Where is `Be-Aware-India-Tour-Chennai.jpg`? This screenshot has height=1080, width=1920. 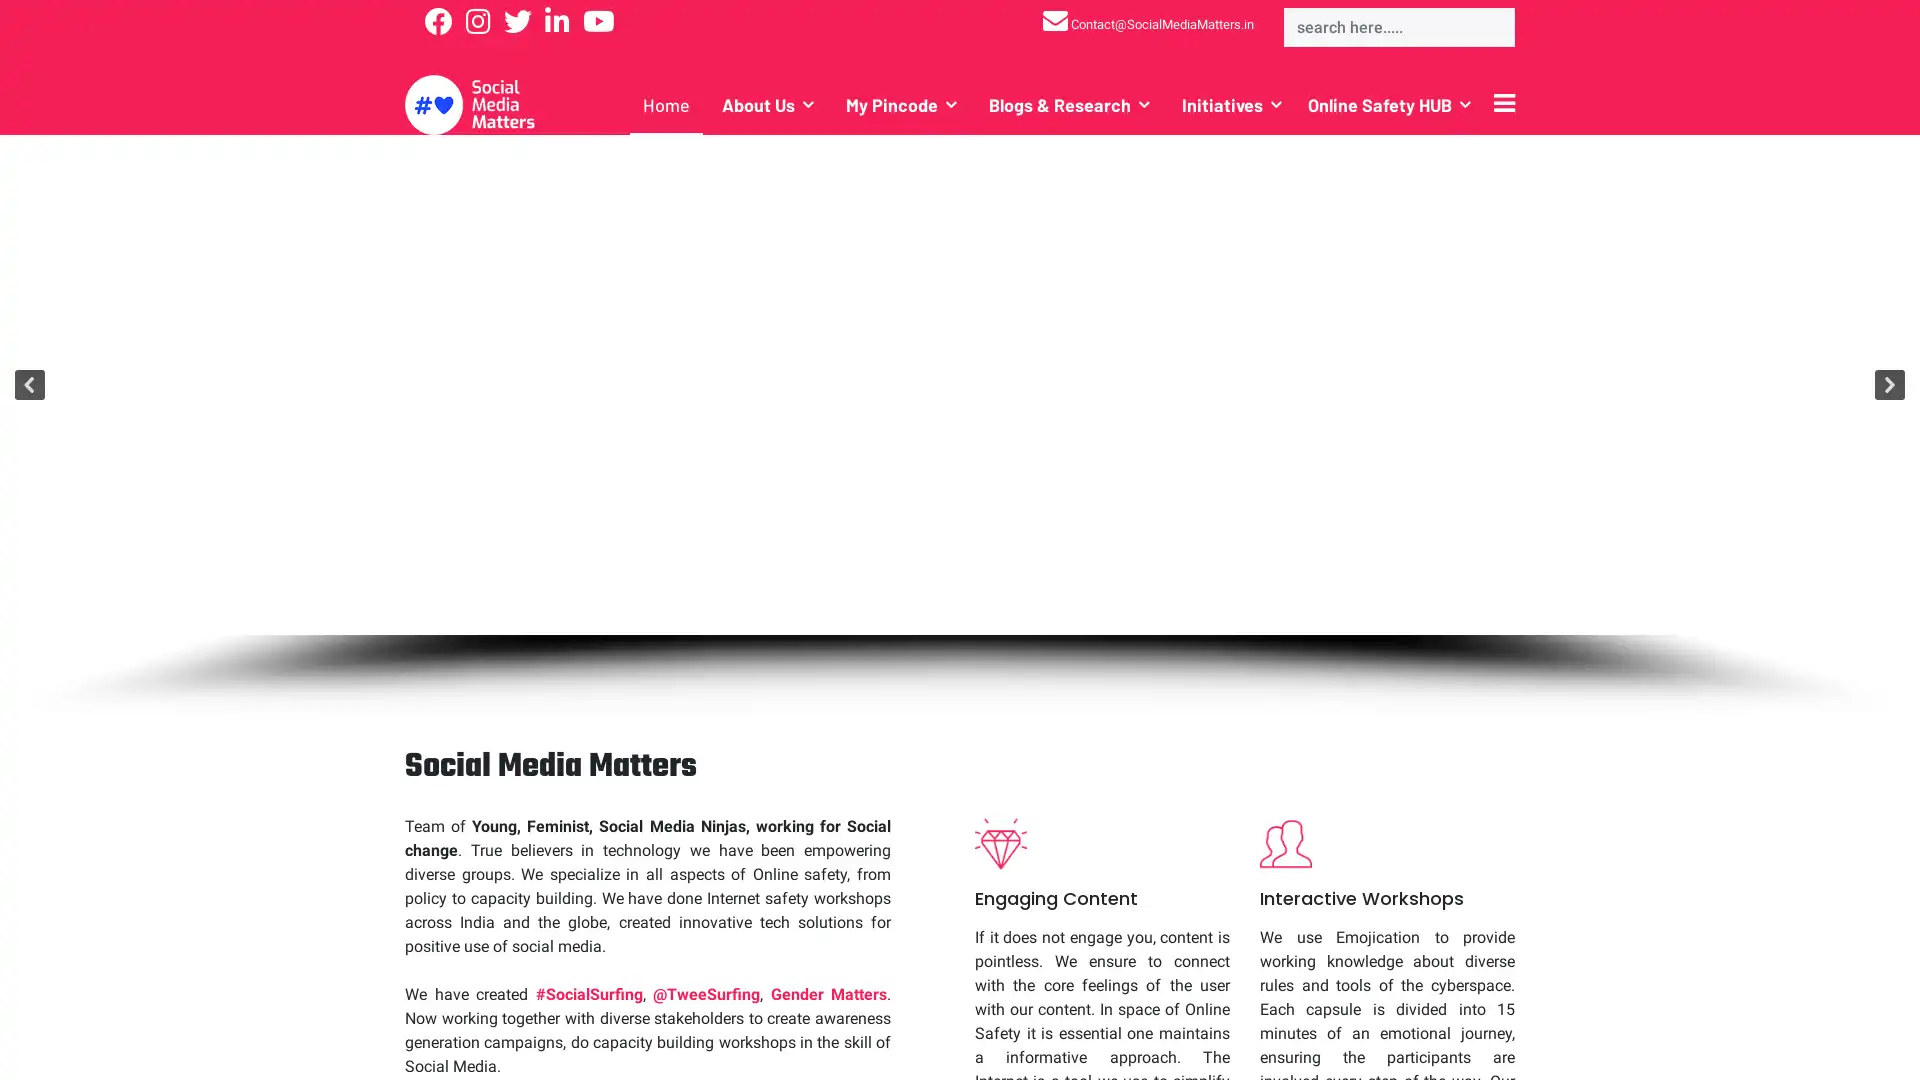
Be-Aware-India-Tour-Chennai.jpg is located at coordinates (860, 615).